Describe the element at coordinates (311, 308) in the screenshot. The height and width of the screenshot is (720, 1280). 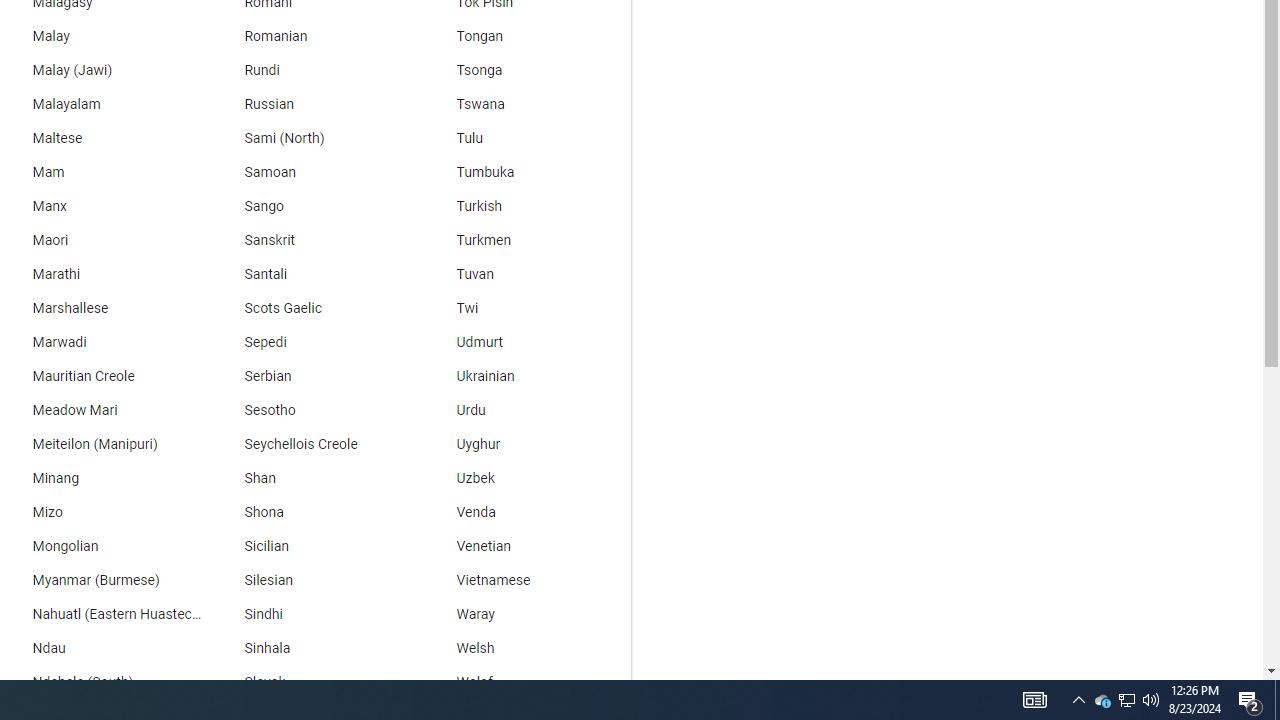
I see `'Scots Gaelic'` at that location.